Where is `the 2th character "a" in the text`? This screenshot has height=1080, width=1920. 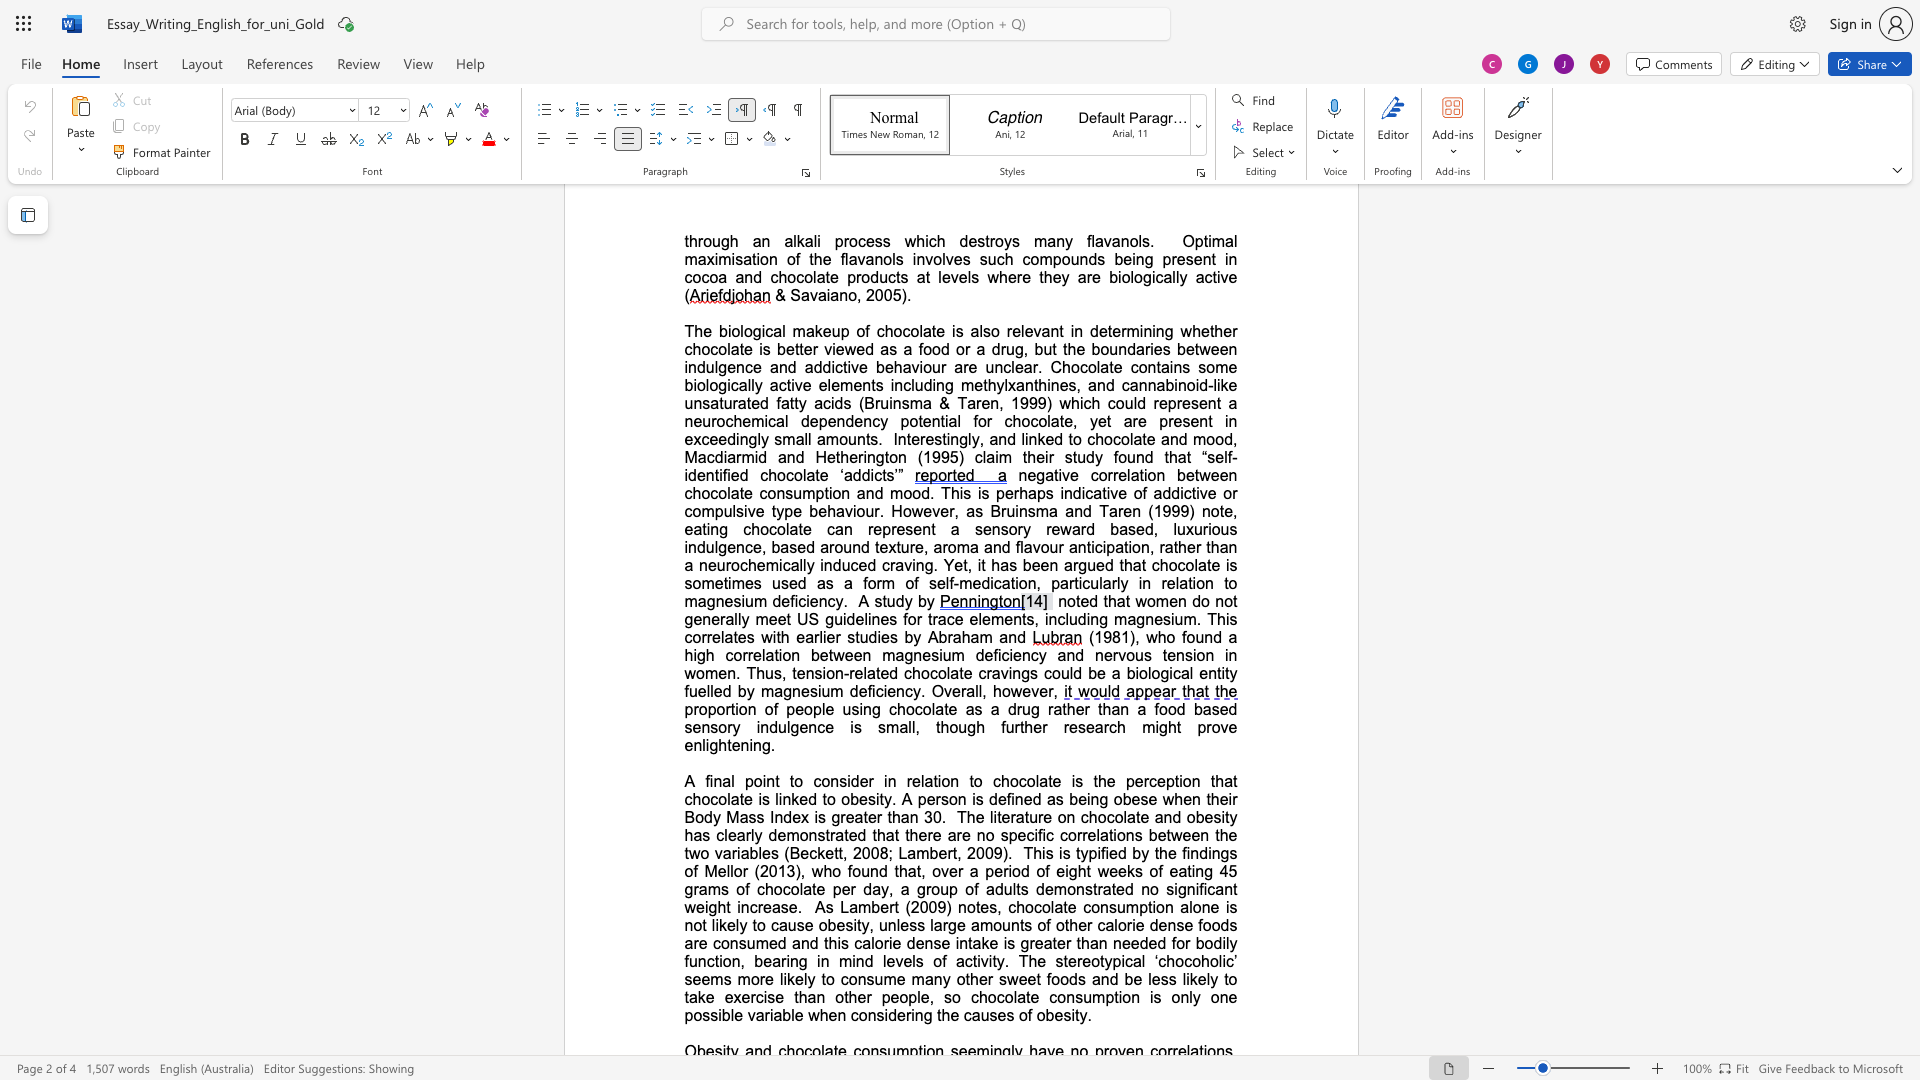 the 2th character "a" in the text is located at coordinates (1042, 780).